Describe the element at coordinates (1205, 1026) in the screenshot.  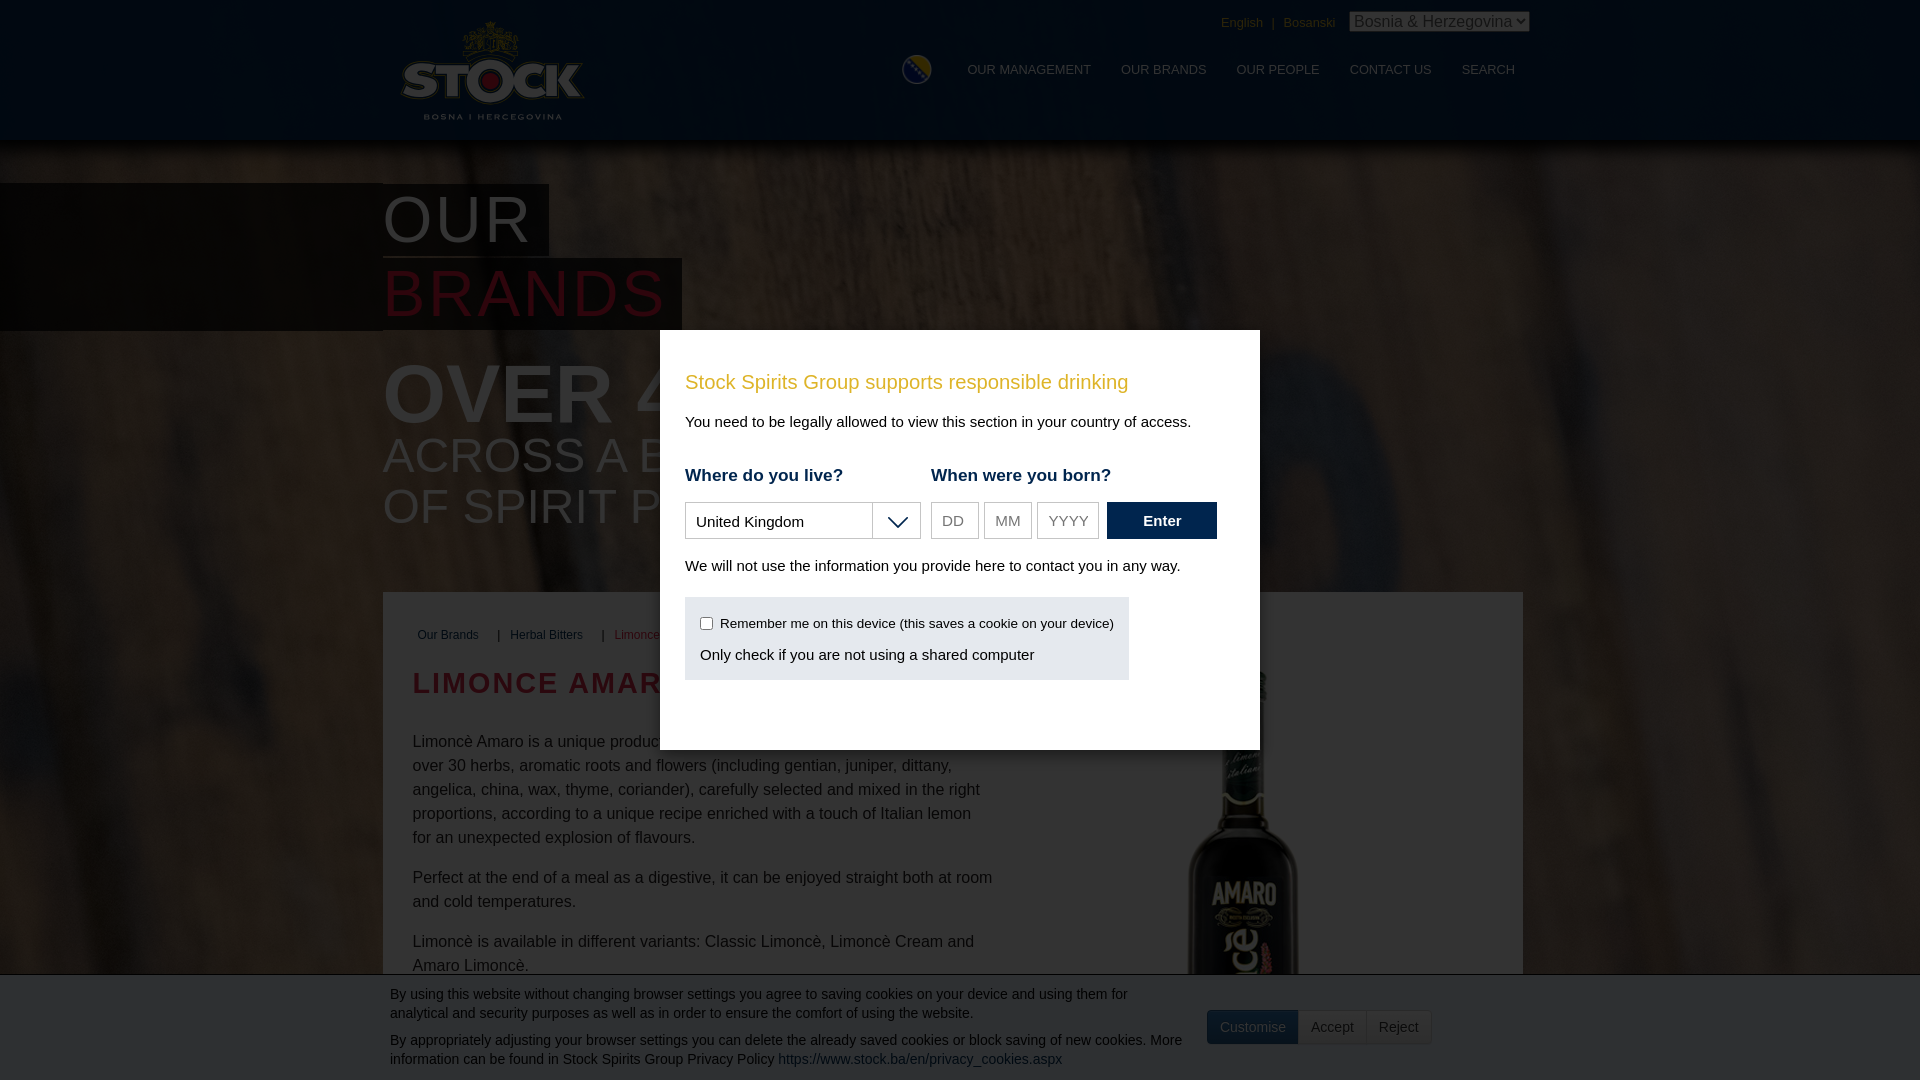
I see `'Customise'` at that location.